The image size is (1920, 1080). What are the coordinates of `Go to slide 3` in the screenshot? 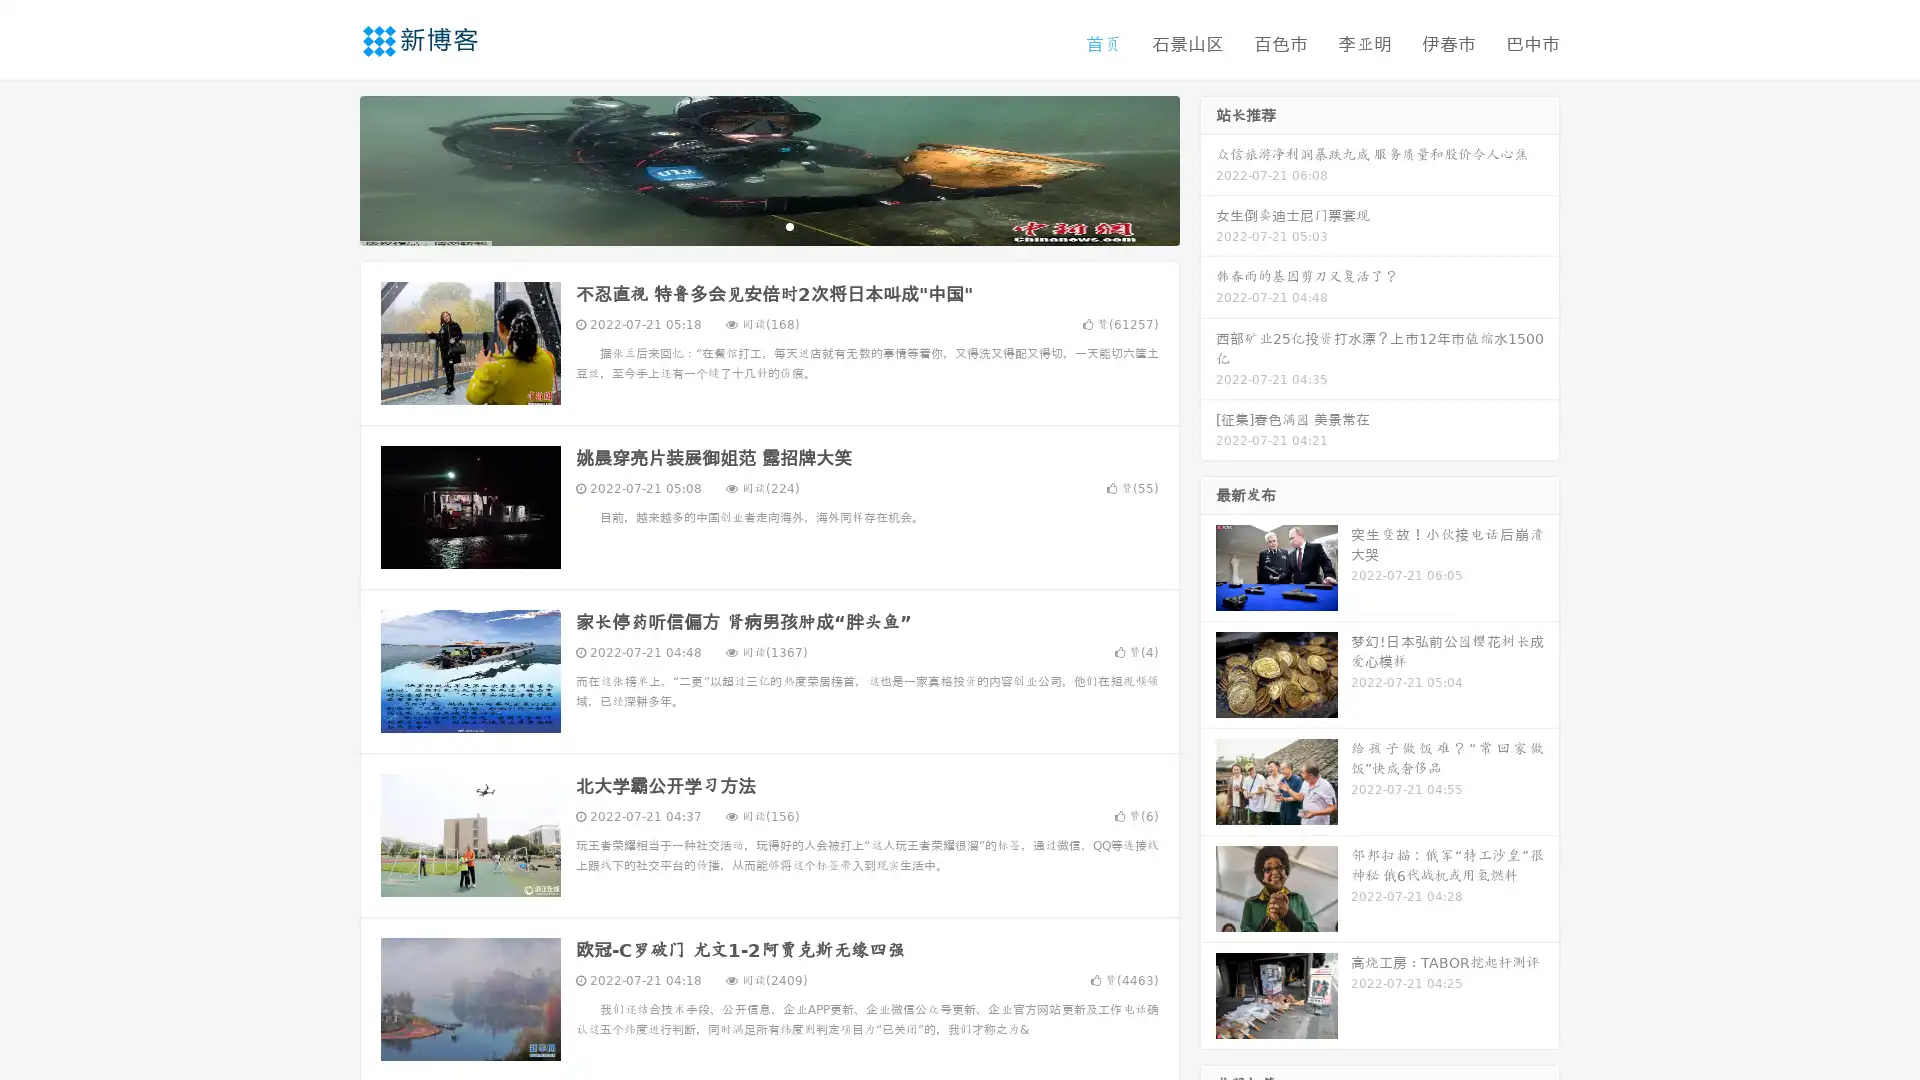 It's located at (789, 225).